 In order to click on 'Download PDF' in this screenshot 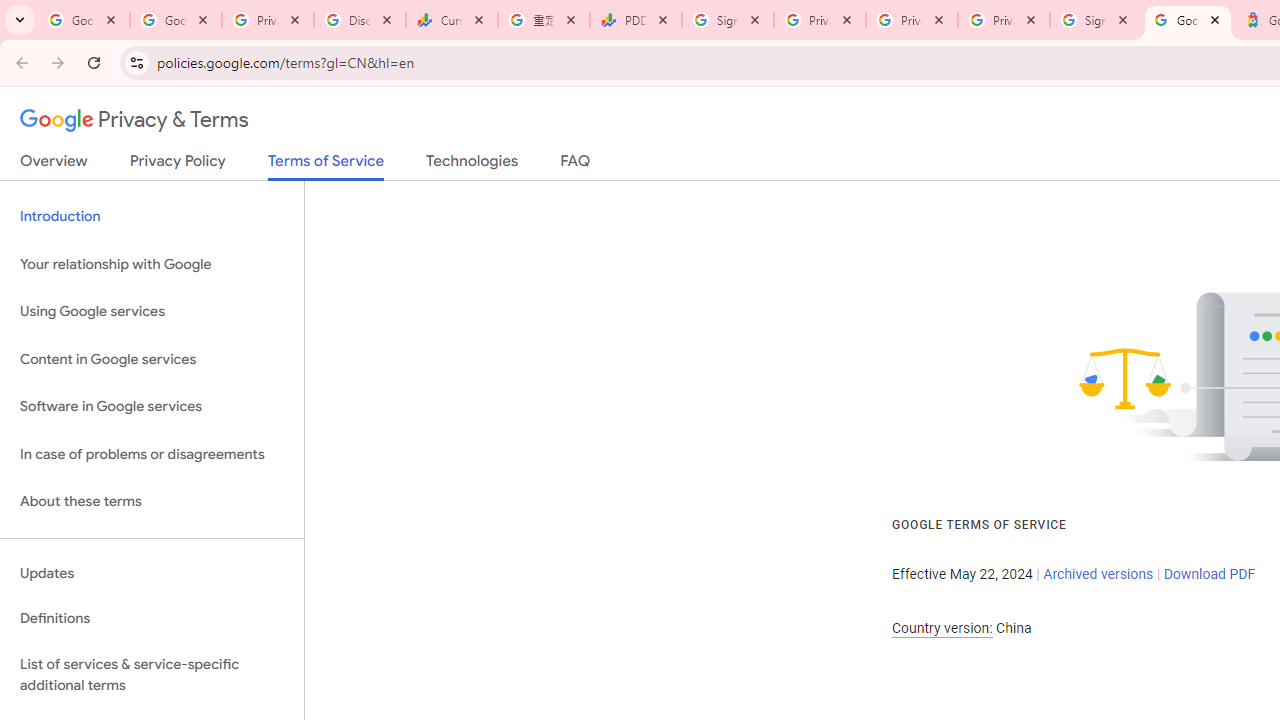, I will do `click(1208, 574)`.